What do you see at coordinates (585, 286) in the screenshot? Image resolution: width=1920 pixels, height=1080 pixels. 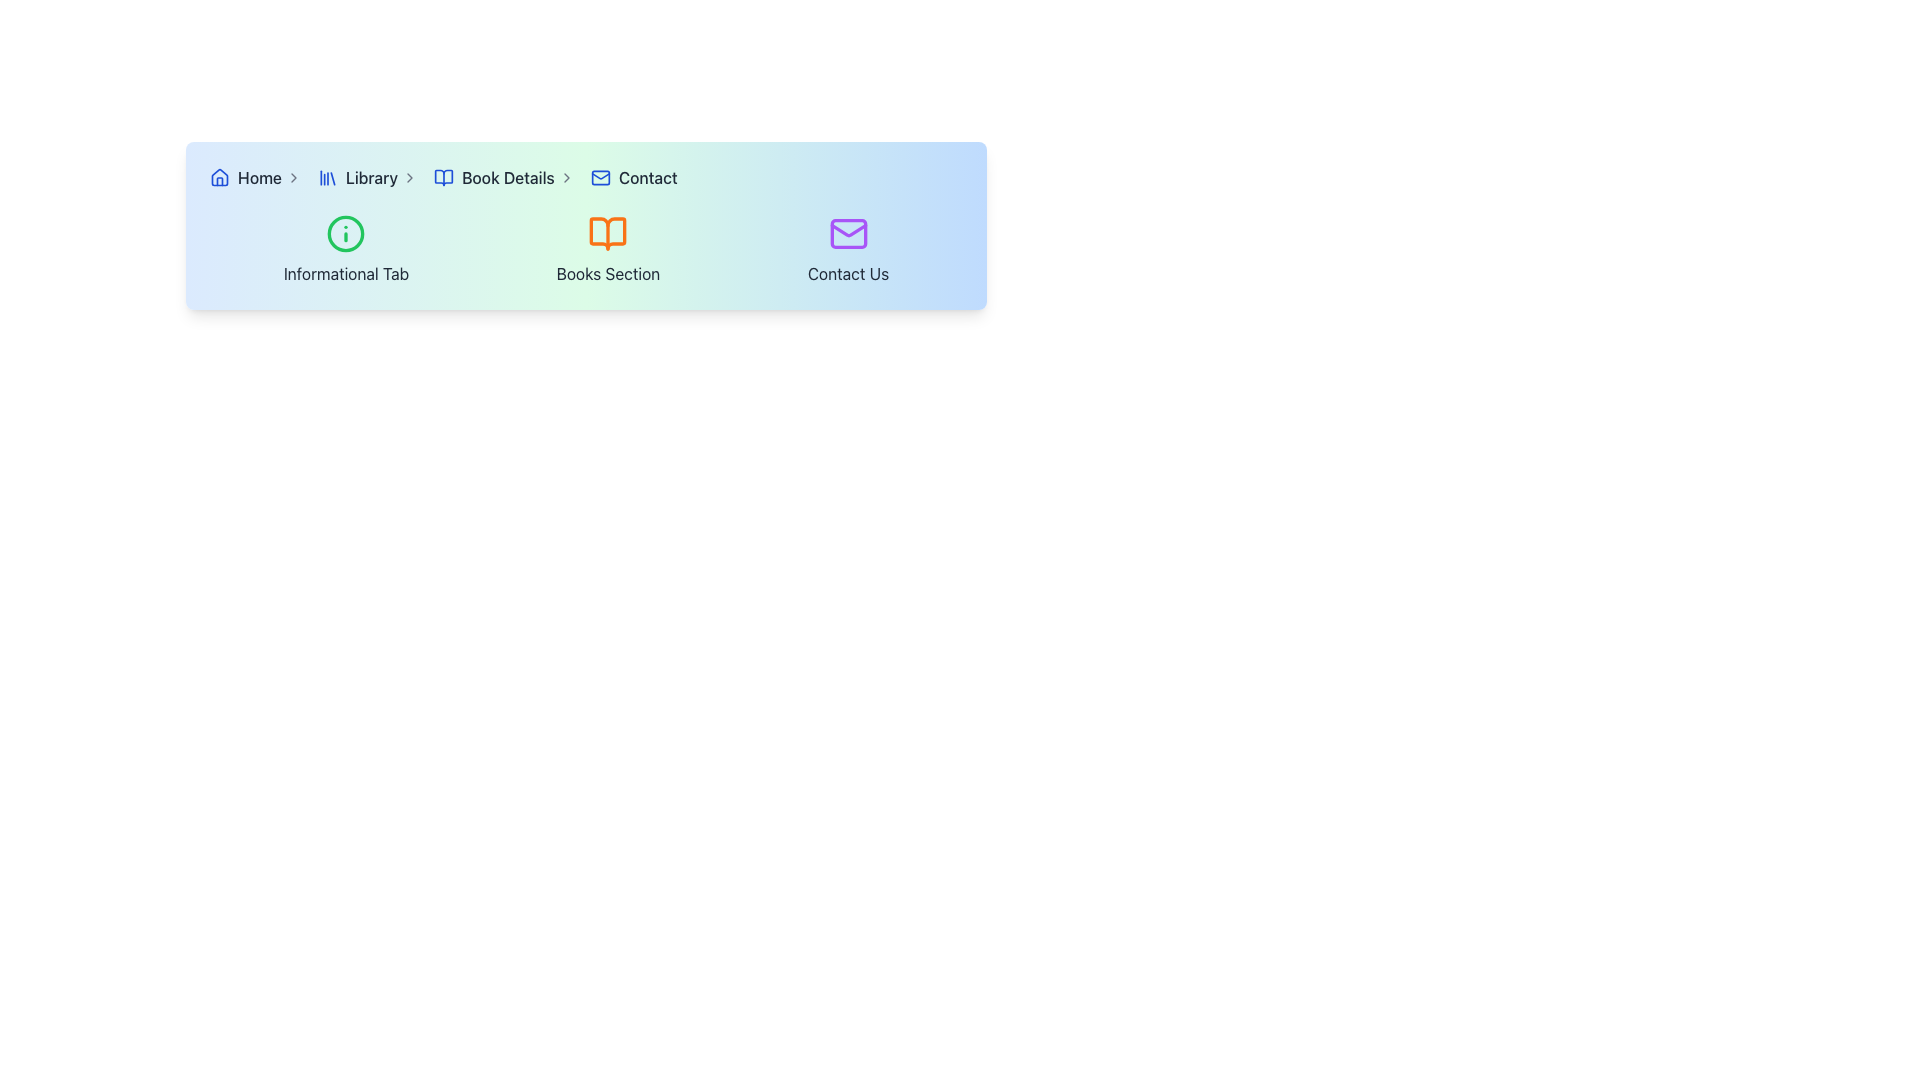 I see `the bright orange open book icon labeled 'Books Section'` at bounding box center [585, 286].